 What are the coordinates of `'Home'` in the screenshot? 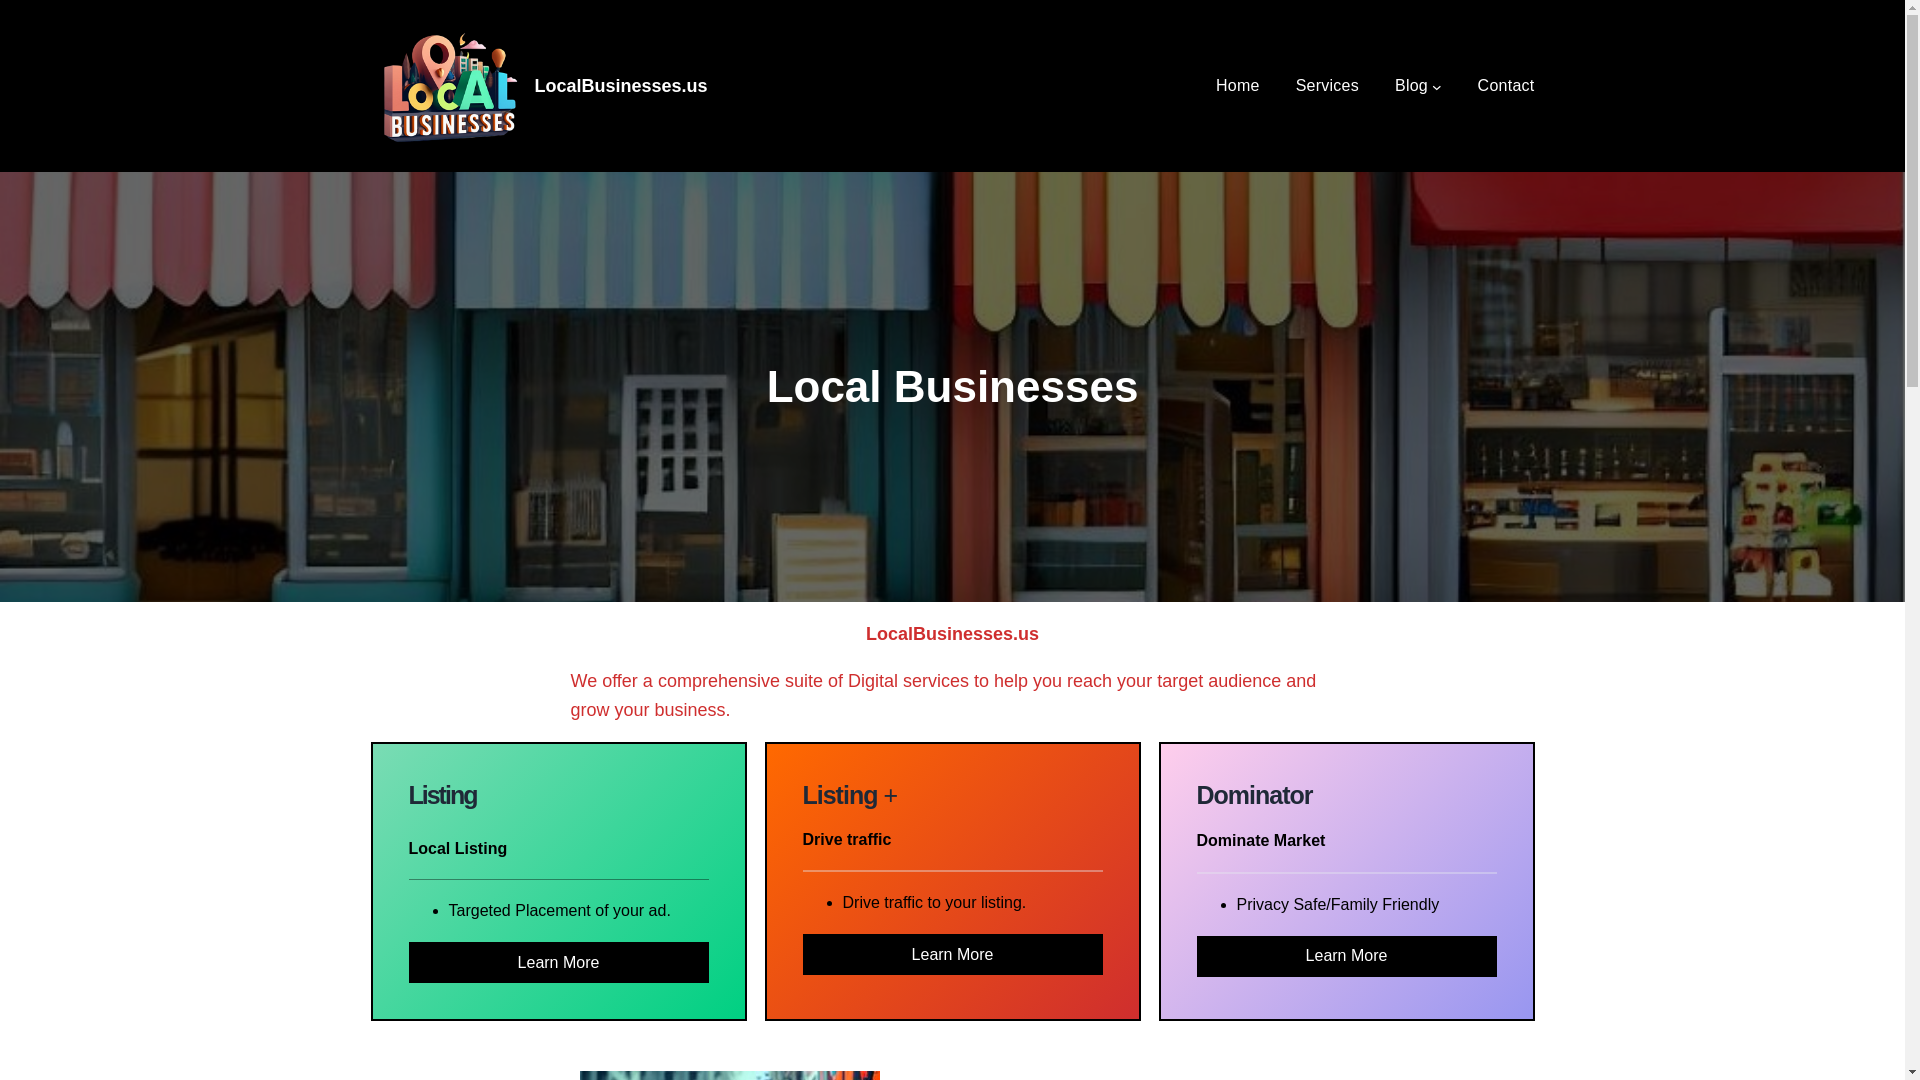 It's located at (1237, 84).